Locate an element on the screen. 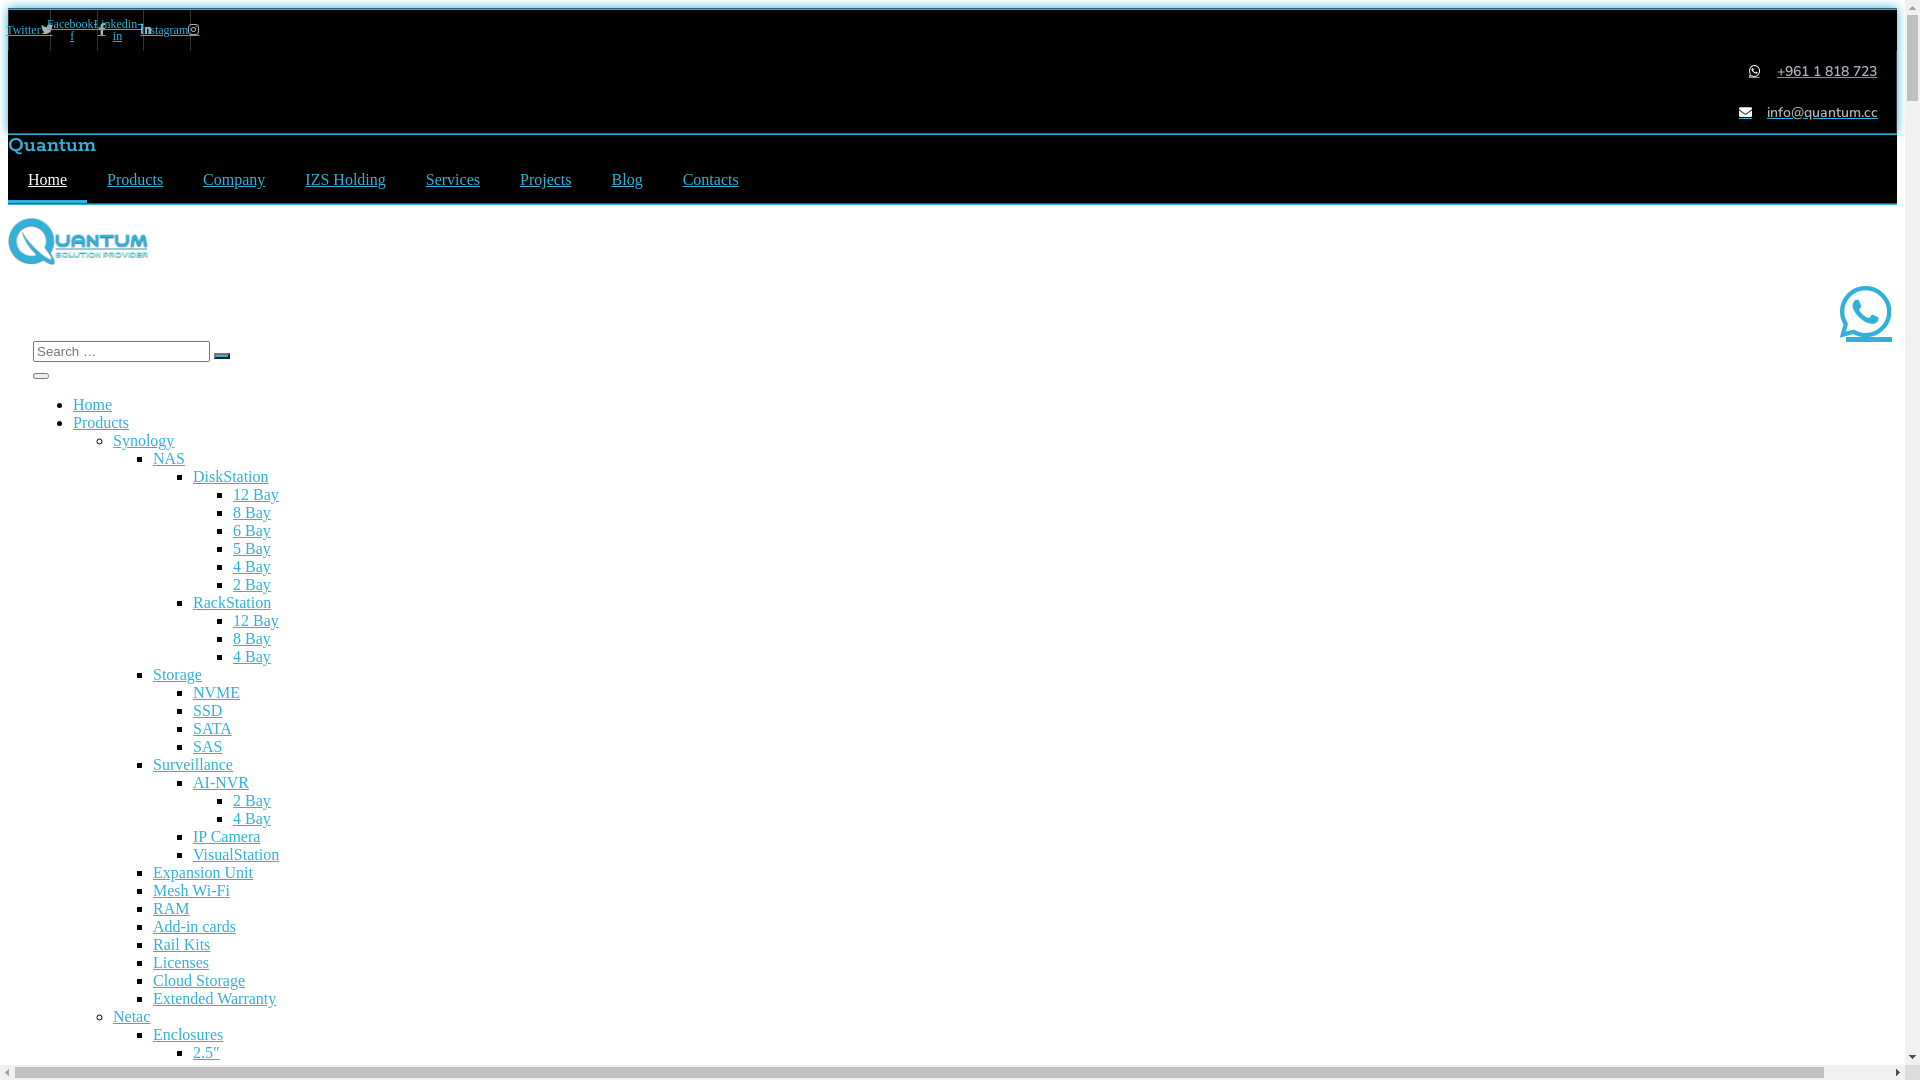  'info@quantum.cc' is located at coordinates (941, 112).